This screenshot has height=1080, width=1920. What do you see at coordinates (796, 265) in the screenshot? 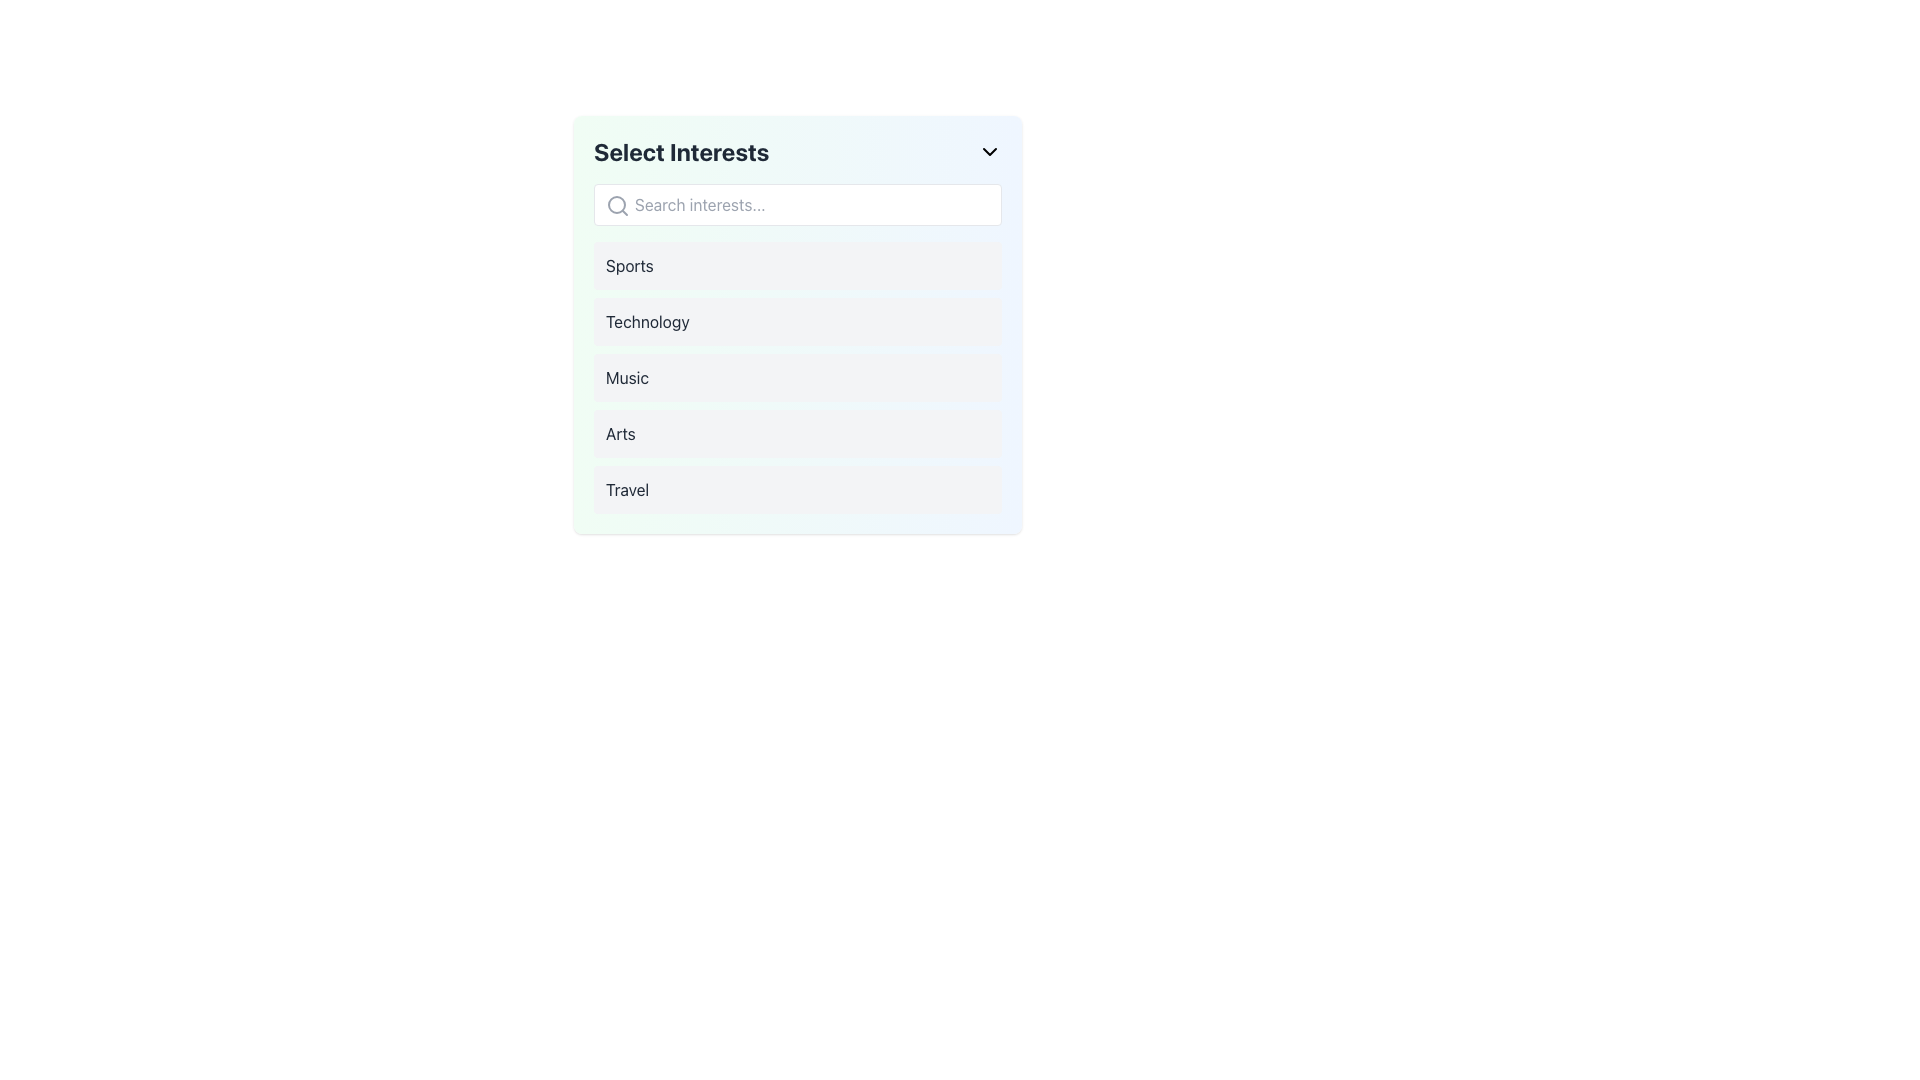
I see `the 'Sports' button, which is the first item in the vertical list of categories under the 'Select Interests' section` at bounding box center [796, 265].